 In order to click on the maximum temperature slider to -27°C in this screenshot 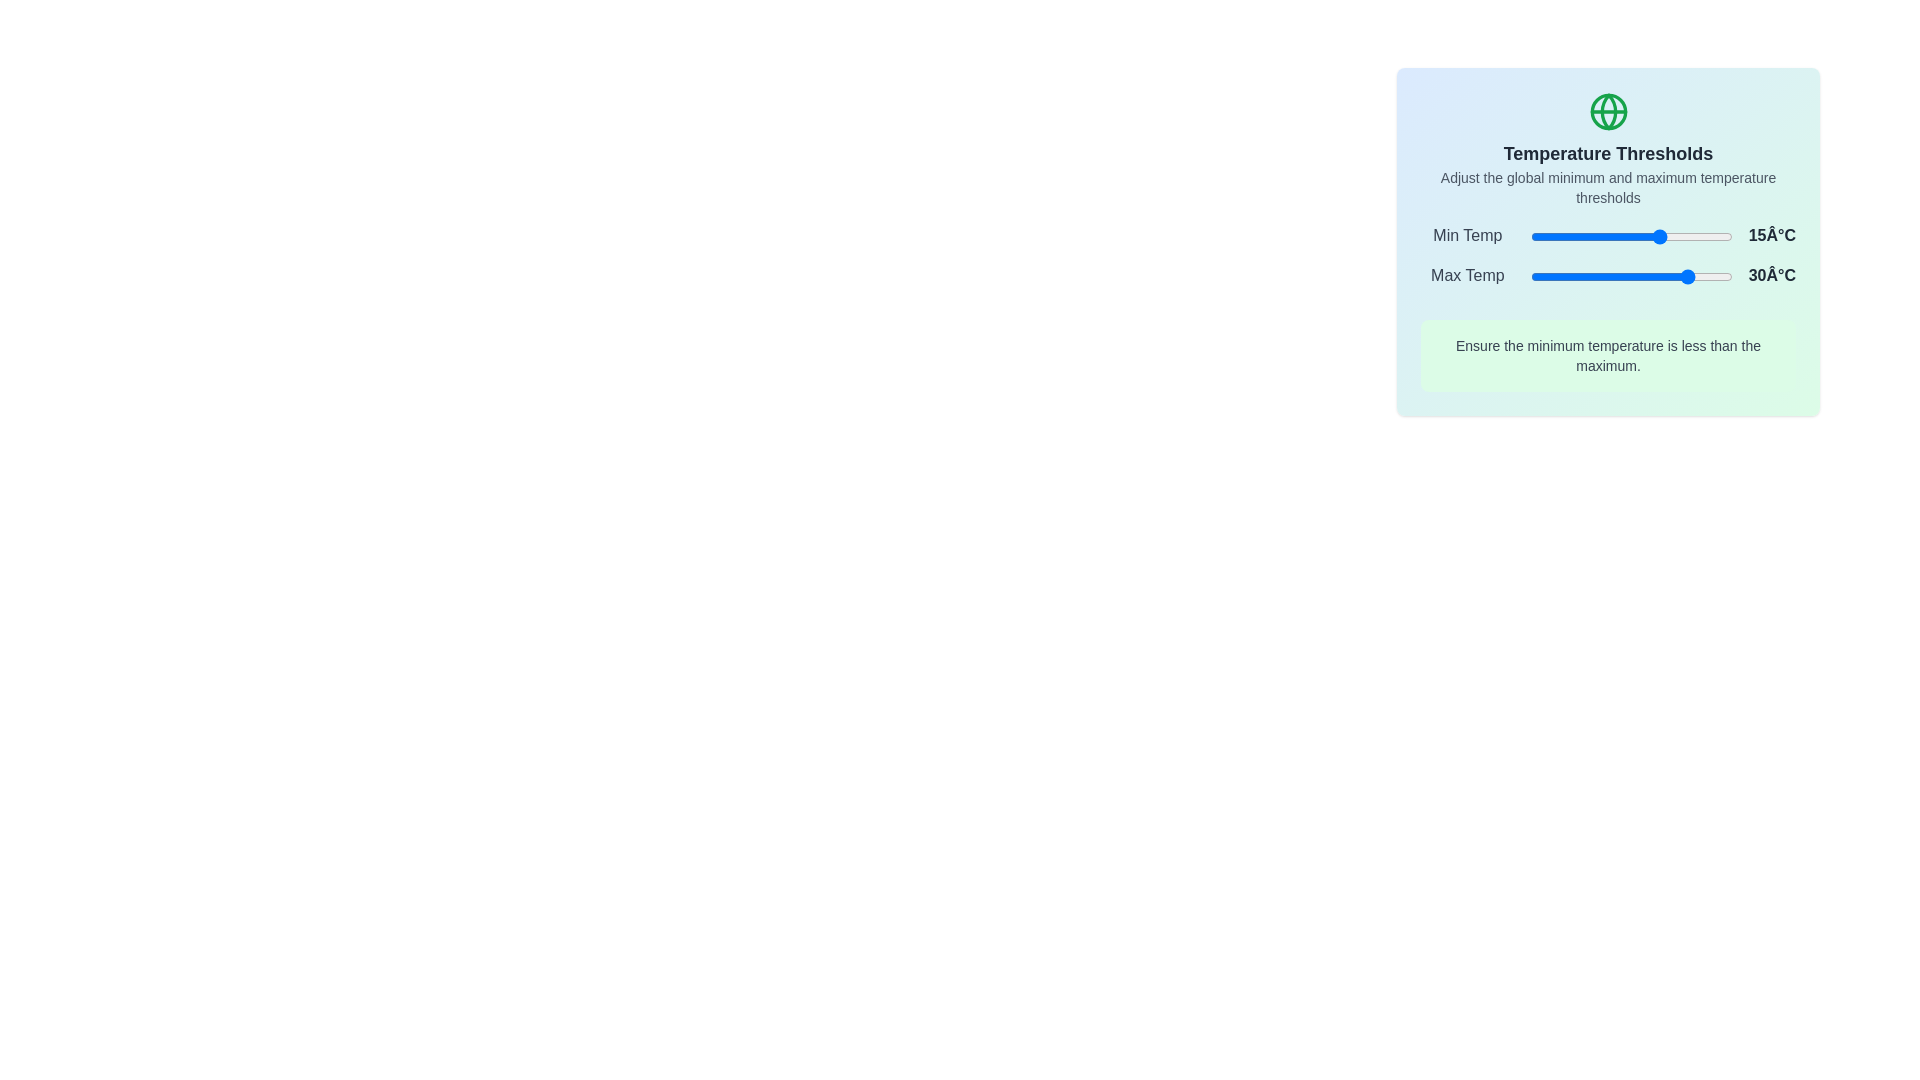, I will do `click(1576, 277)`.